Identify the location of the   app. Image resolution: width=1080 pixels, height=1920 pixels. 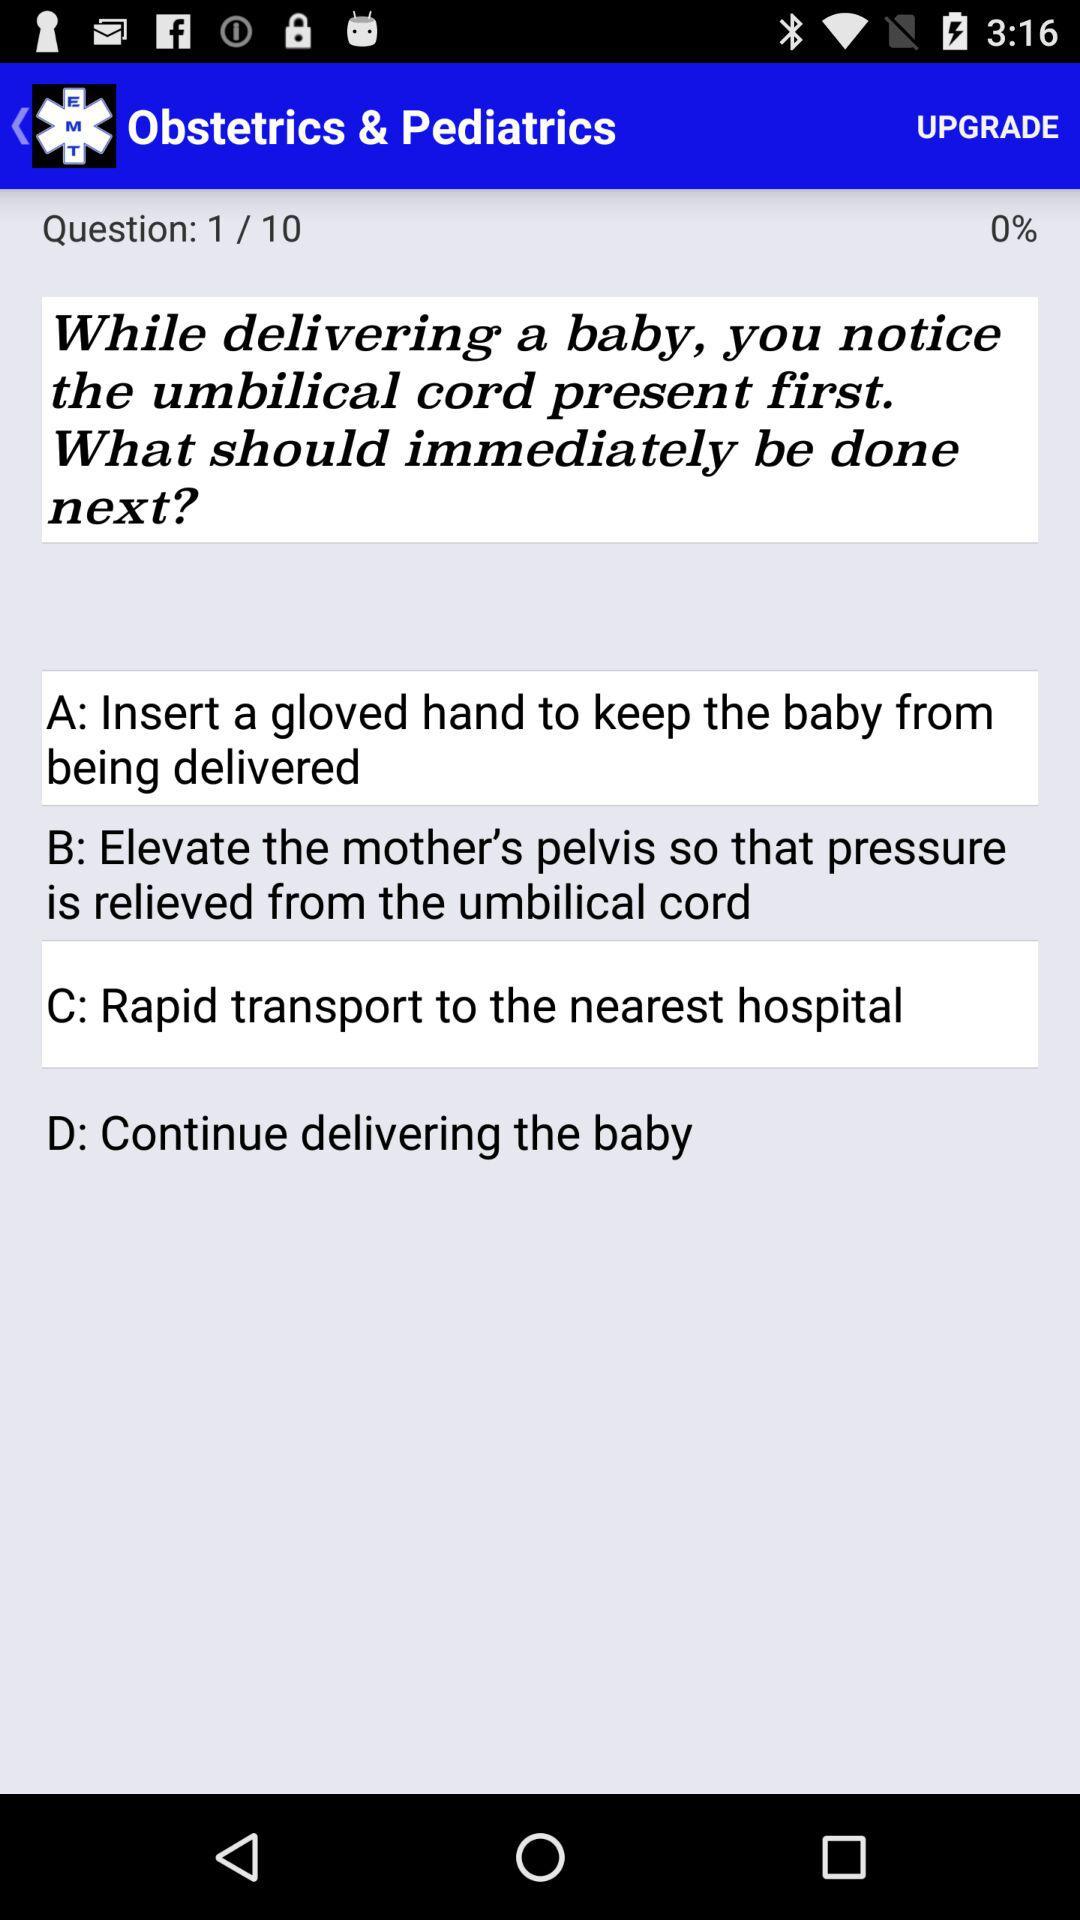
(540, 605).